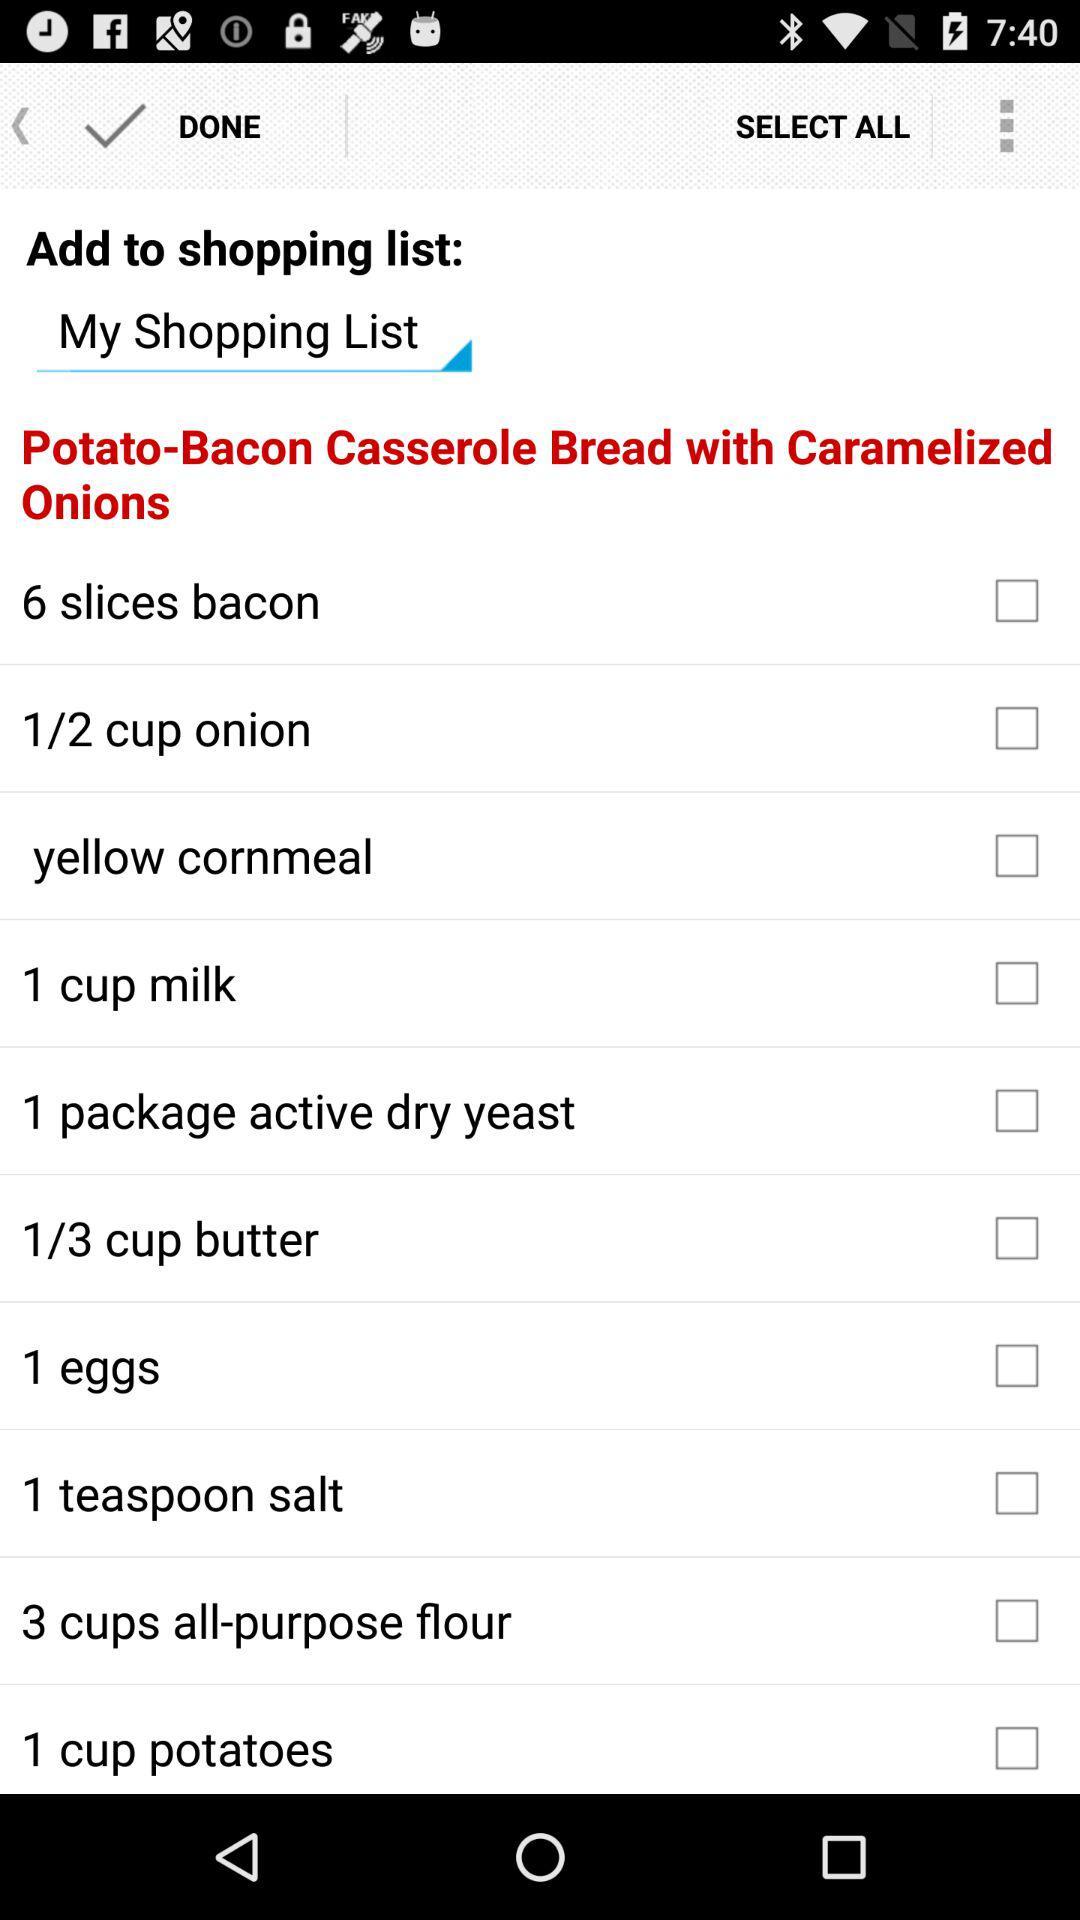 Image resolution: width=1080 pixels, height=1920 pixels. Describe the element at coordinates (540, 1493) in the screenshot. I see `item above the 3 cups all icon` at that location.